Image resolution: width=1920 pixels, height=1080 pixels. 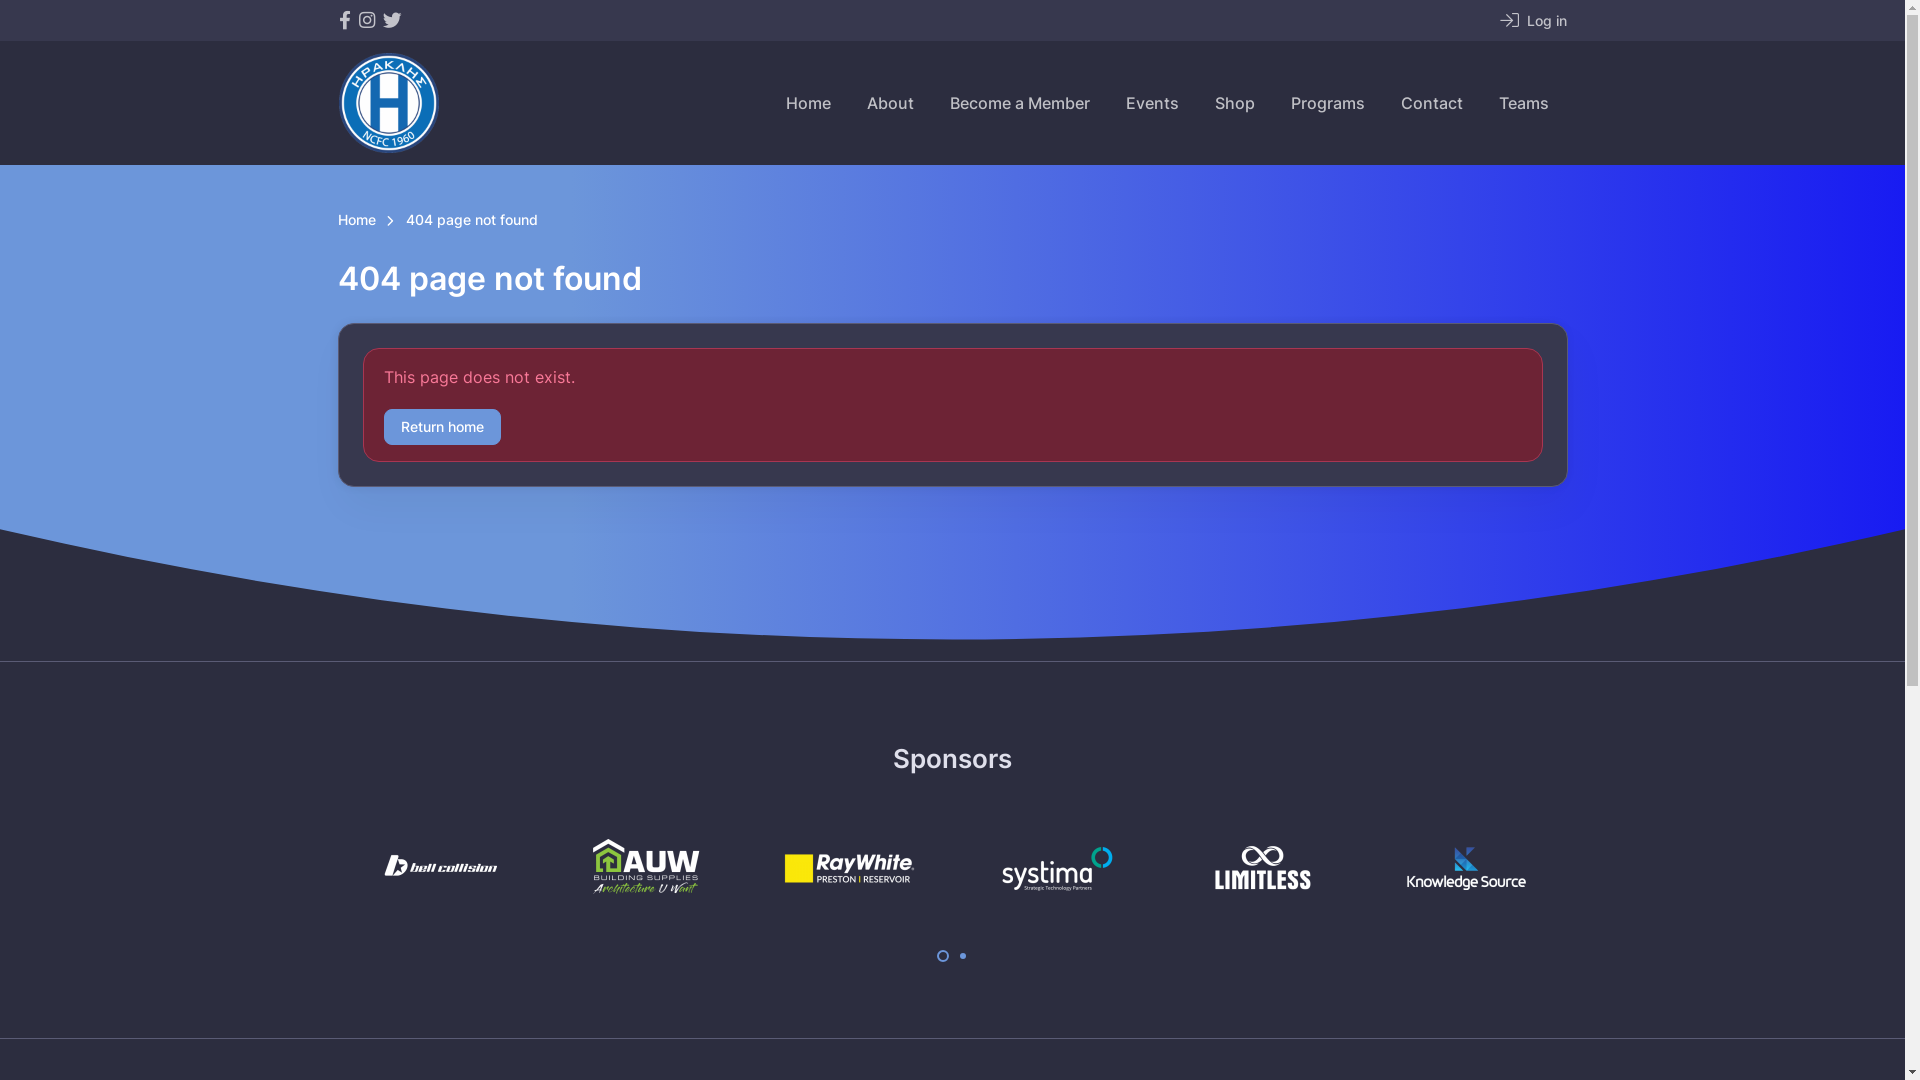 I want to click on 'Become a Member', so click(x=1019, y=103).